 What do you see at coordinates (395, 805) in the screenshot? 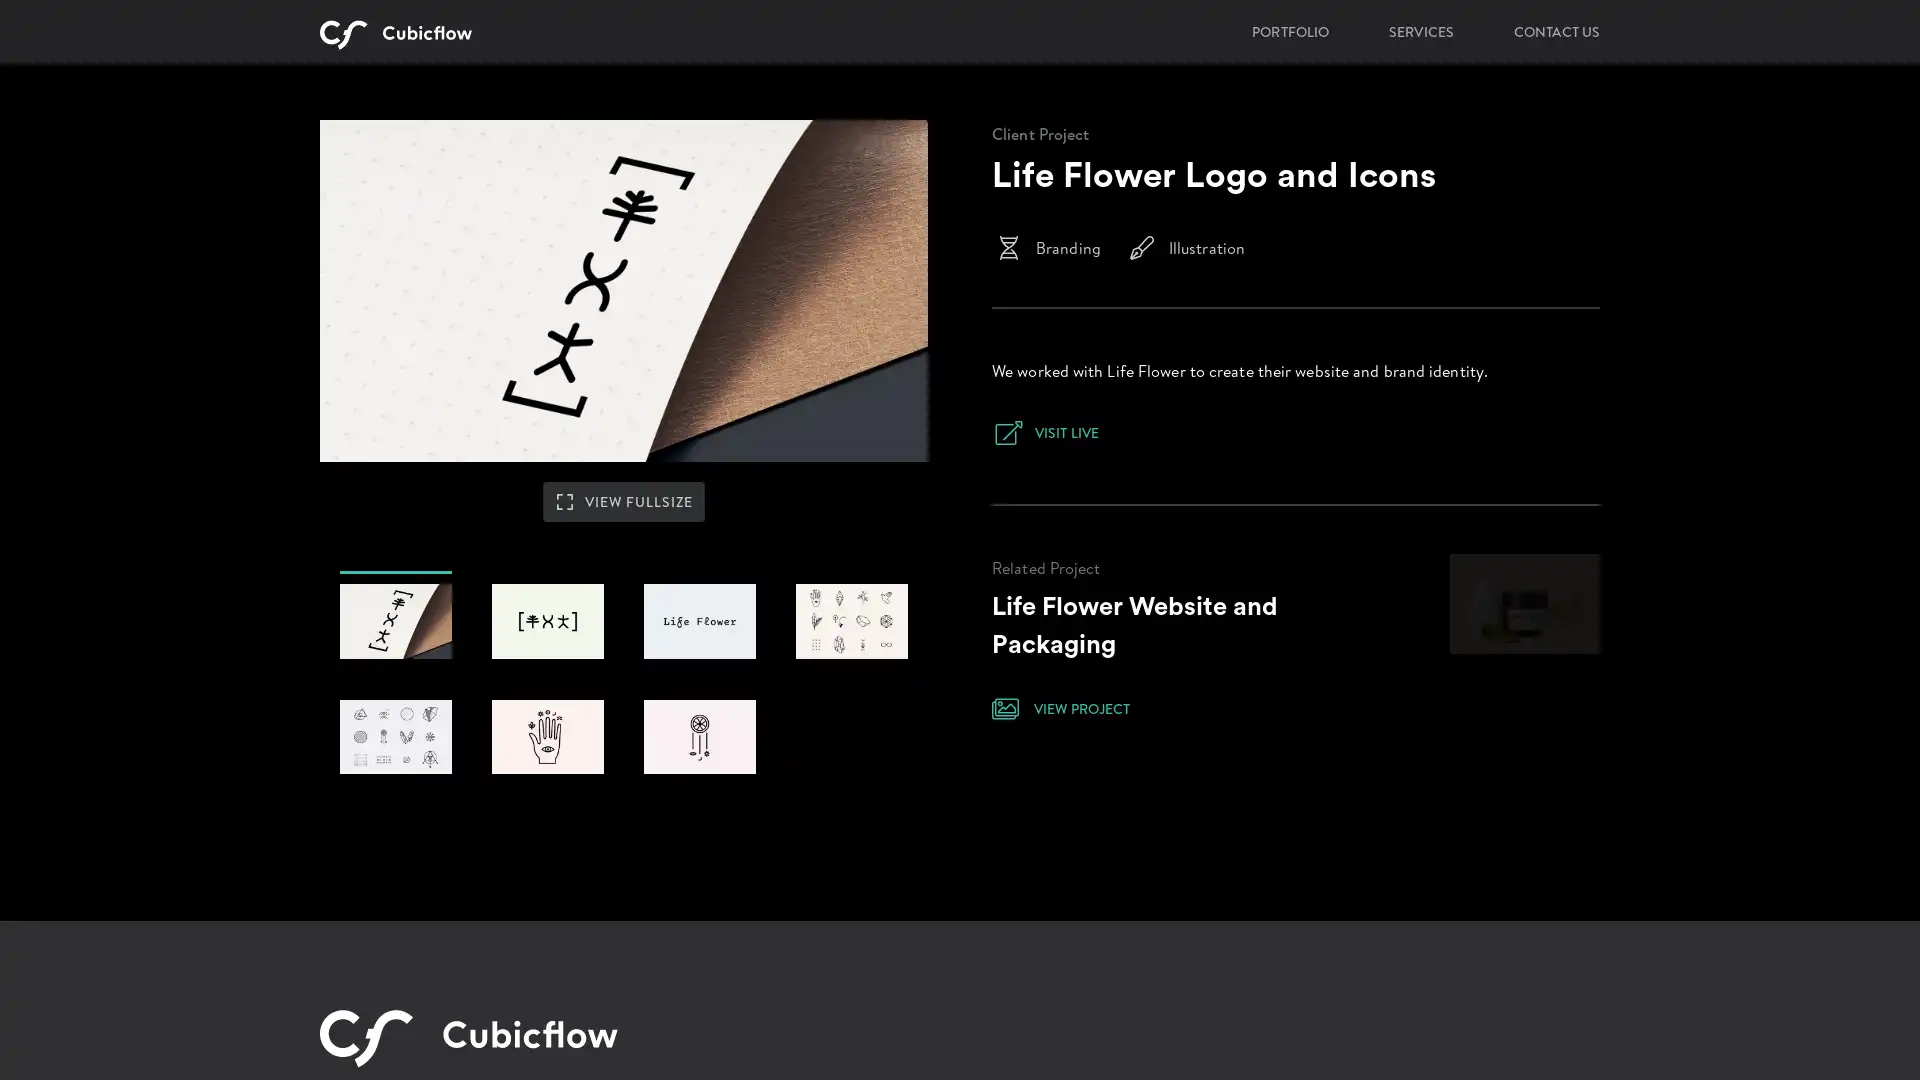
I see `#` at bounding box center [395, 805].